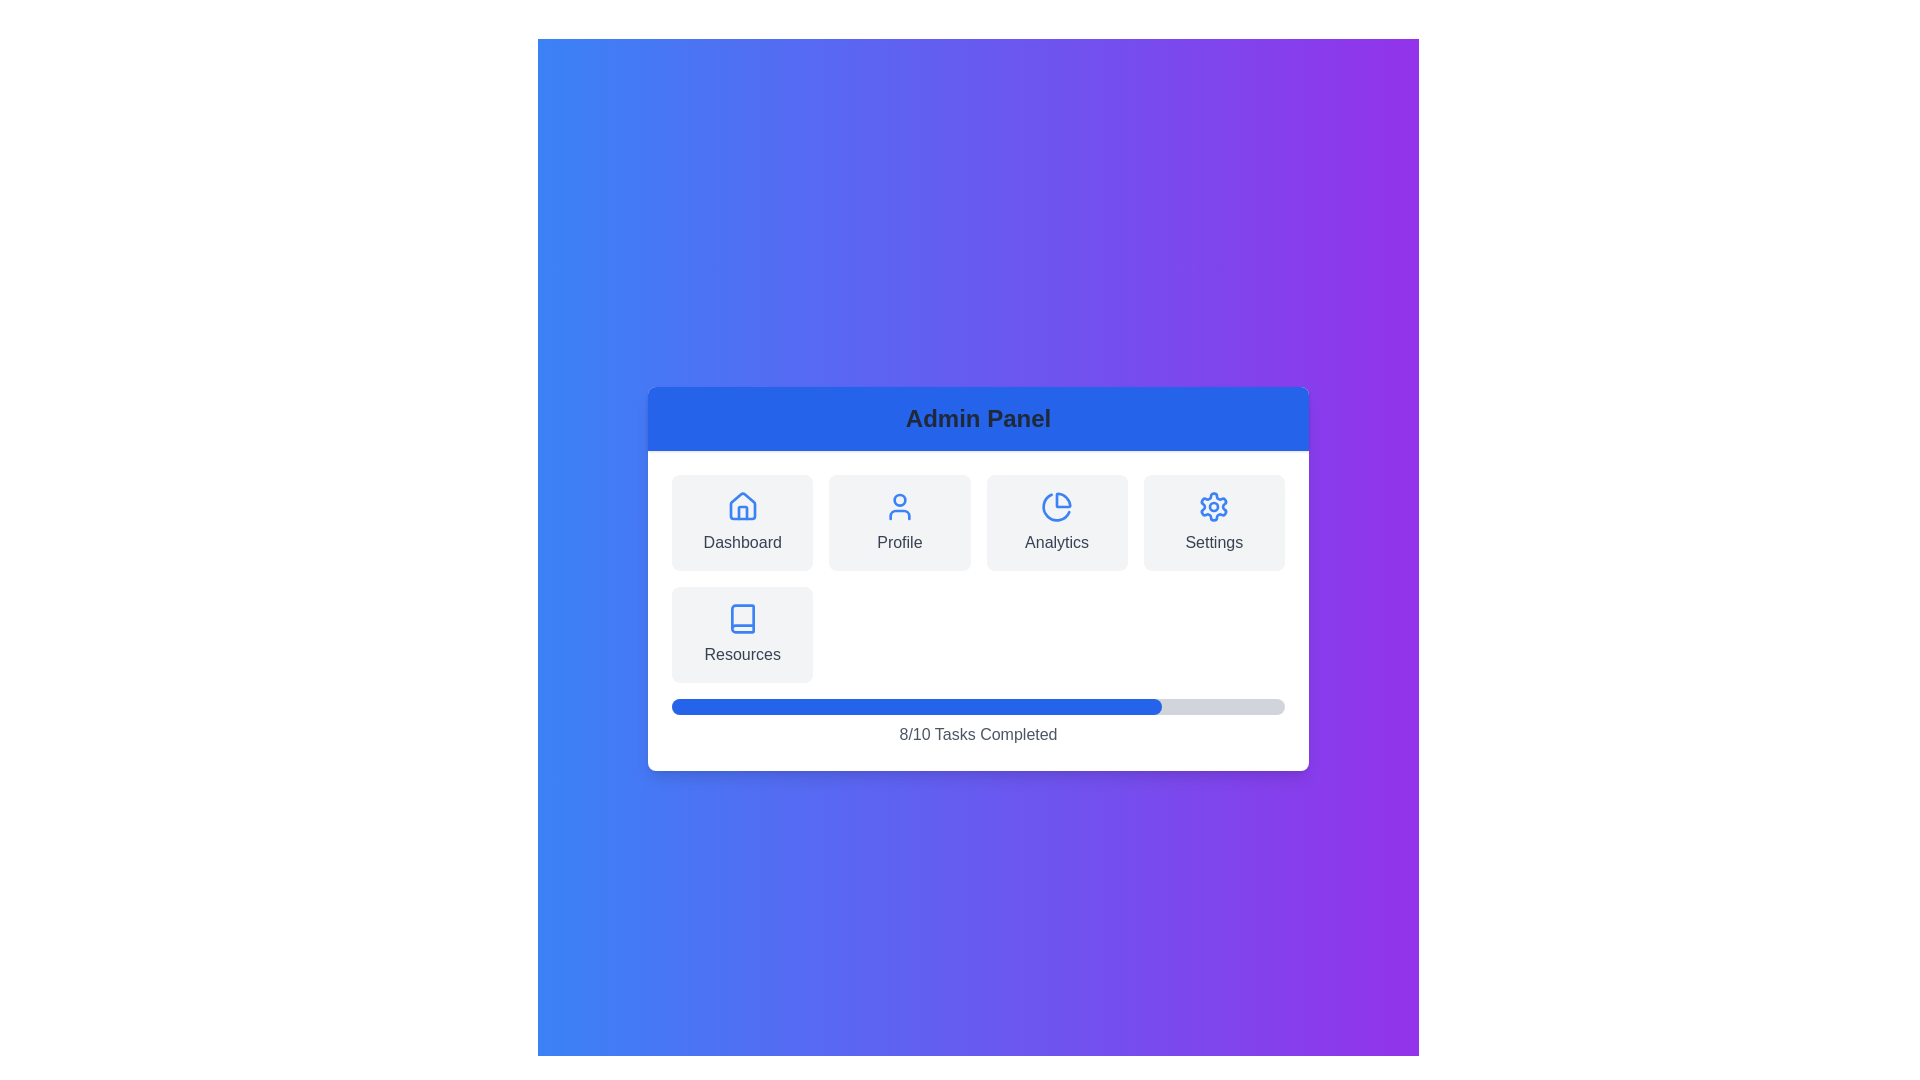 The height and width of the screenshot is (1080, 1920). What do you see at coordinates (1213, 522) in the screenshot?
I see `the menu option Settings to observe its hover effect` at bounding box center [1213, 522].